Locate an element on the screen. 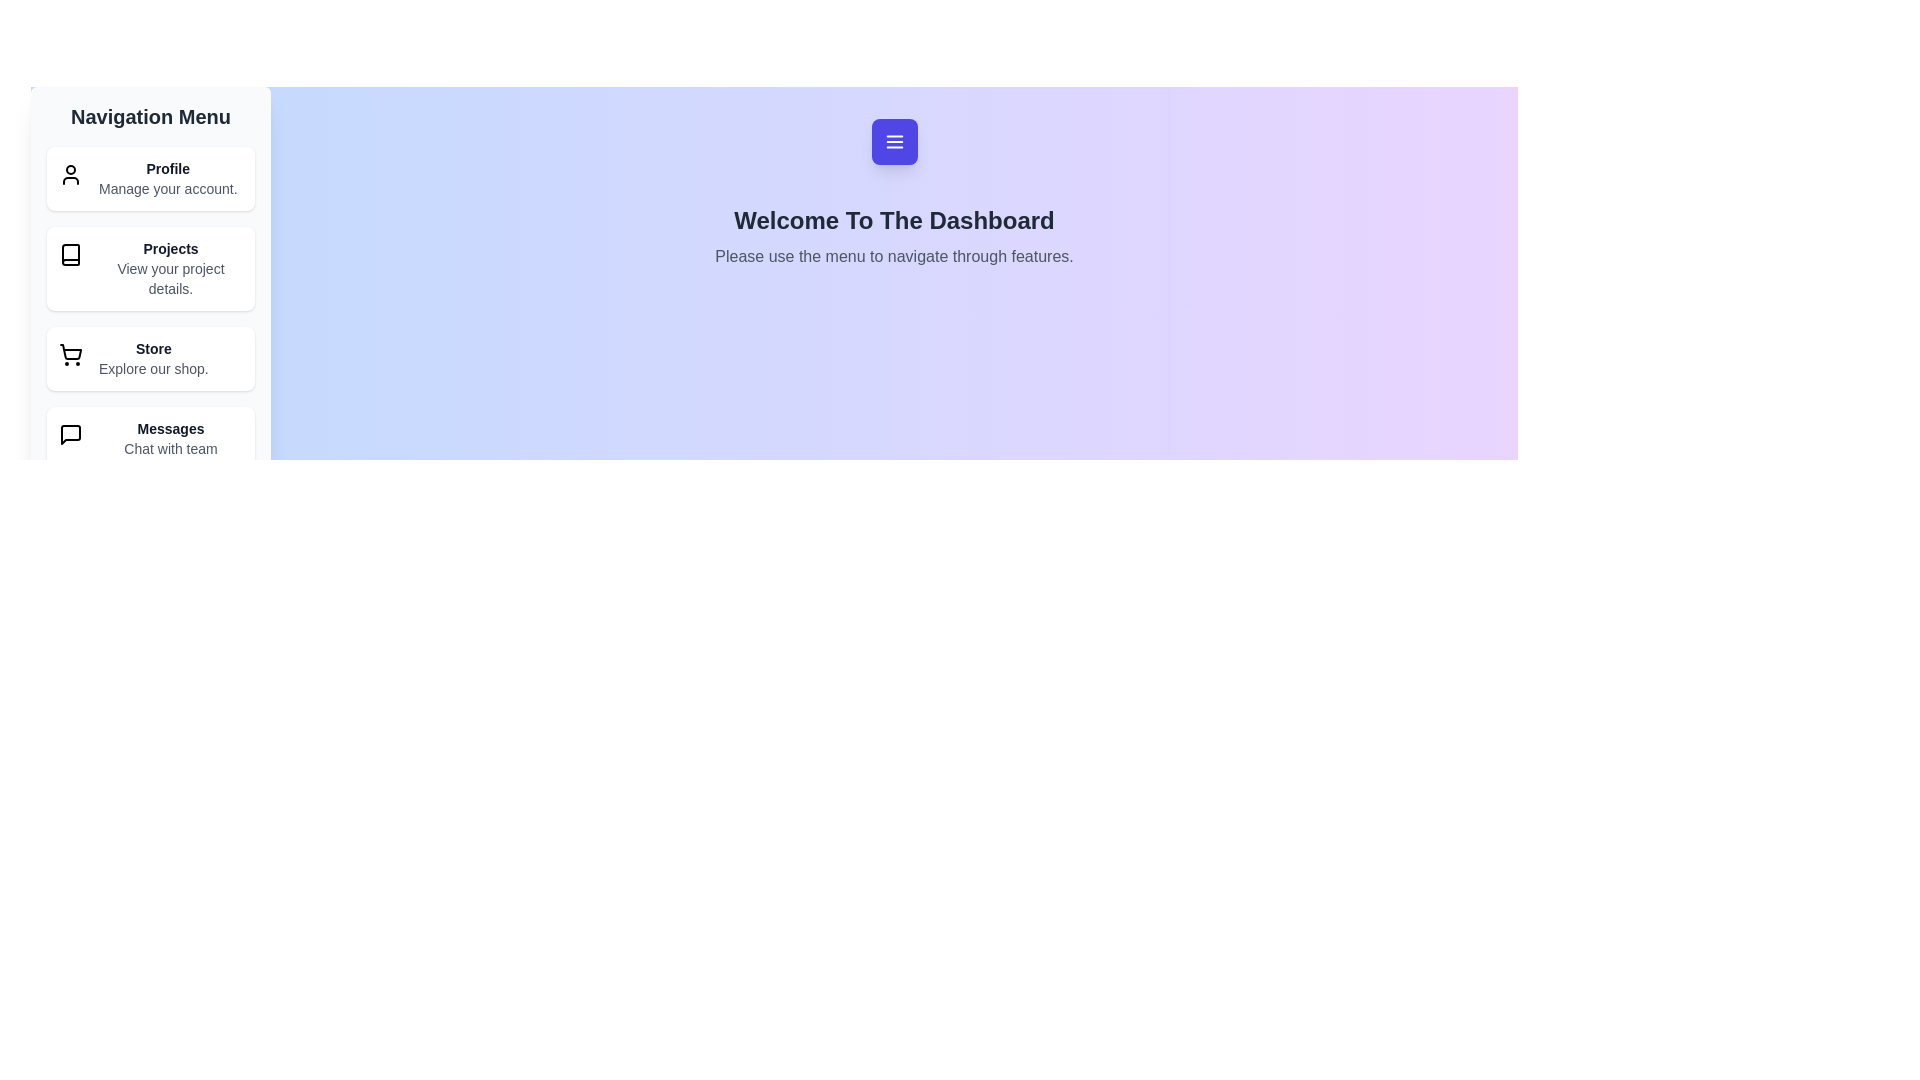 Image resolution: width=1920 pixels, height=1080 pixels. the navigation item Projects is located at coordinates (149, 268).